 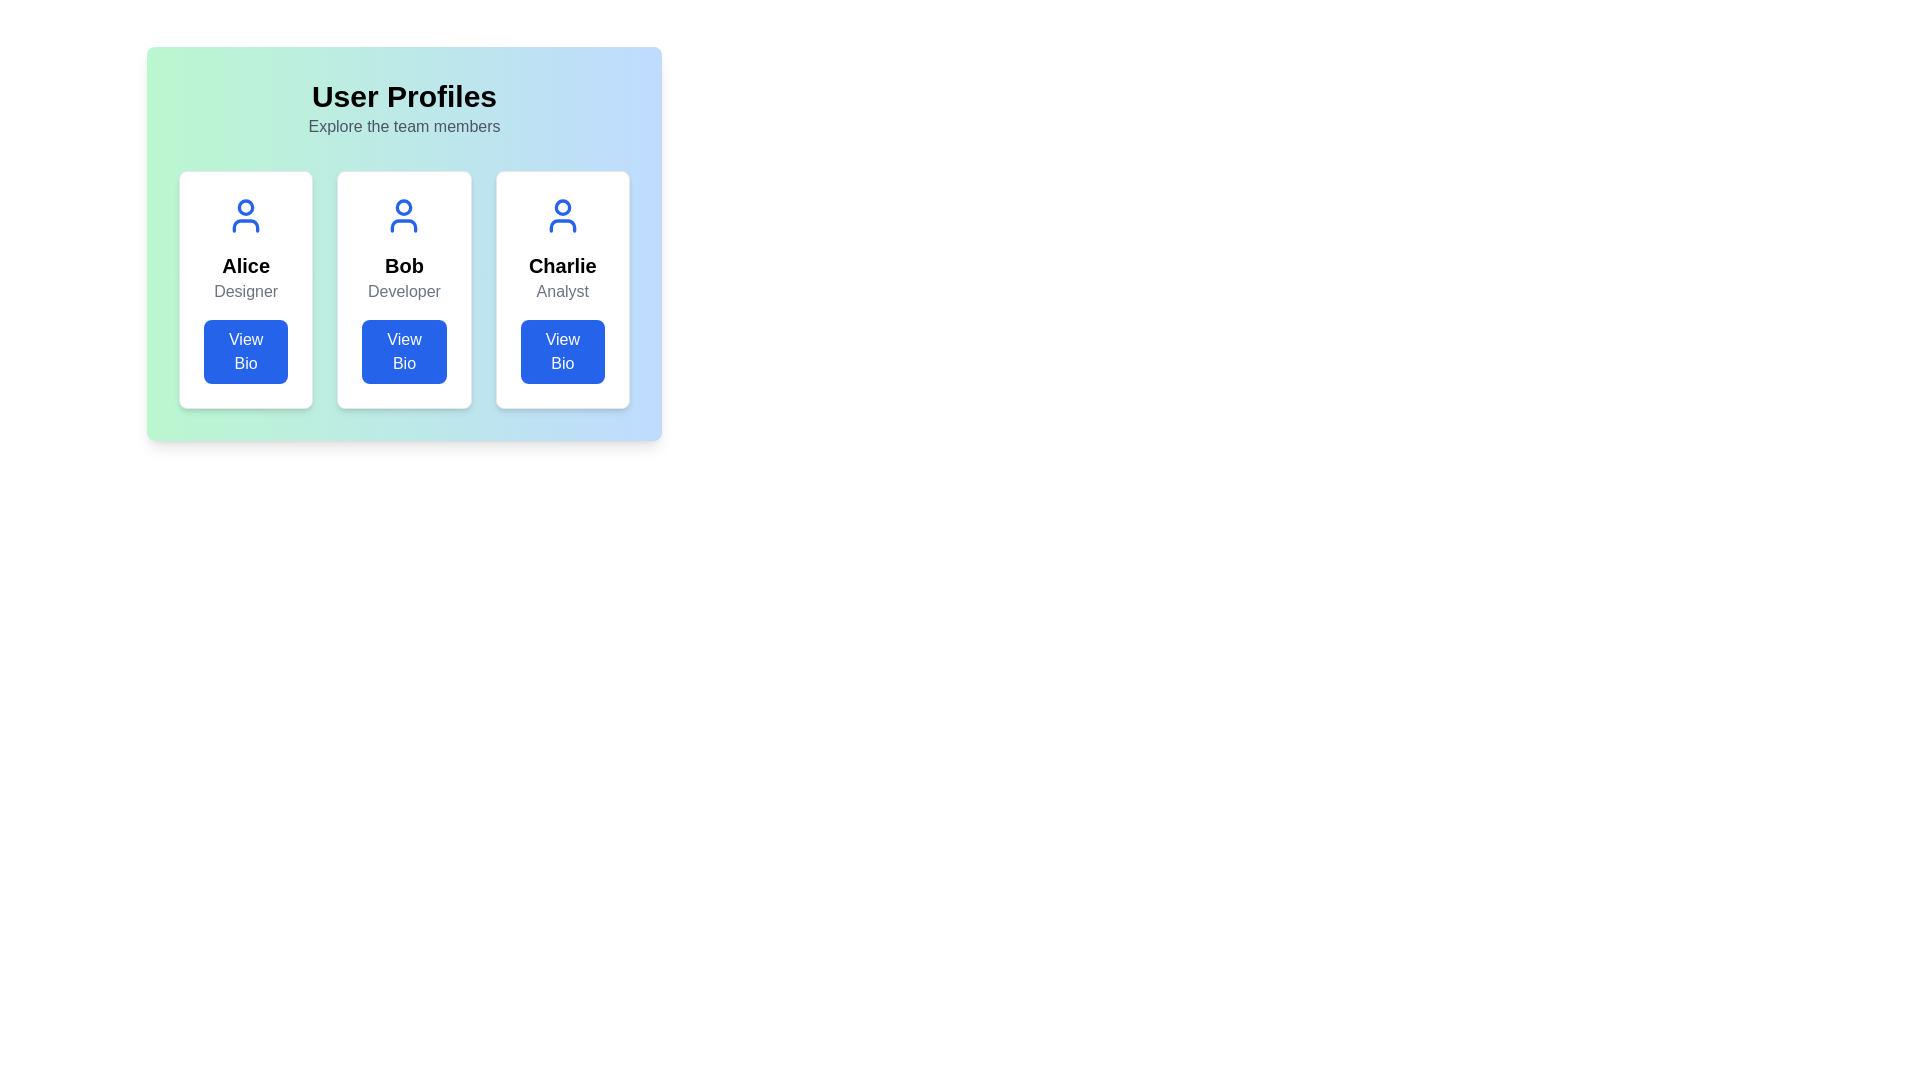 I want to click on the call-to-action button for viewing details related to 'Charlie' located at the bottom of the 'Charlie' profile card to change its color, so click(x=561, y=350).